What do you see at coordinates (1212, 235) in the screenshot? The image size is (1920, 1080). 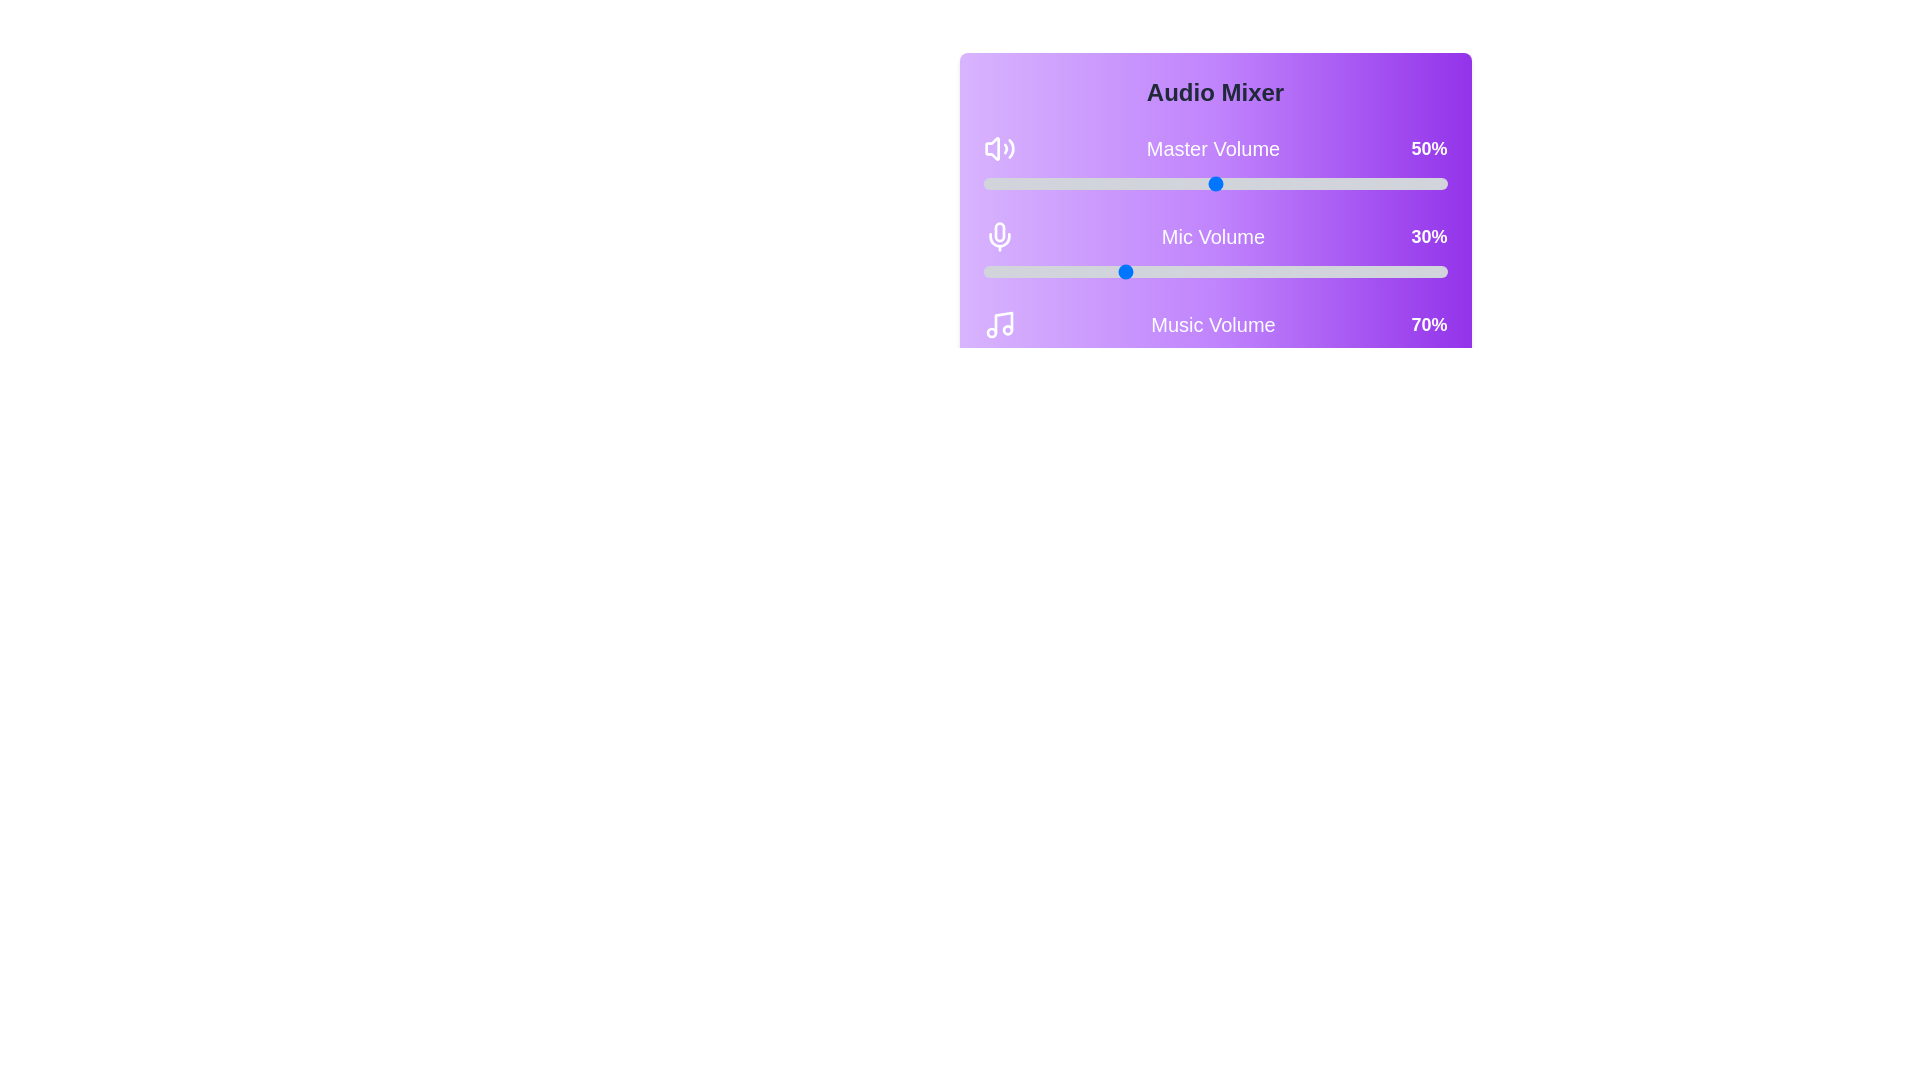 I see `the 'Mic Volume' text label, which displays in bold white font on a purple gradient background, located above the numeric label '30%' in the audio mixer UI` at bounding box center [1212, 235].